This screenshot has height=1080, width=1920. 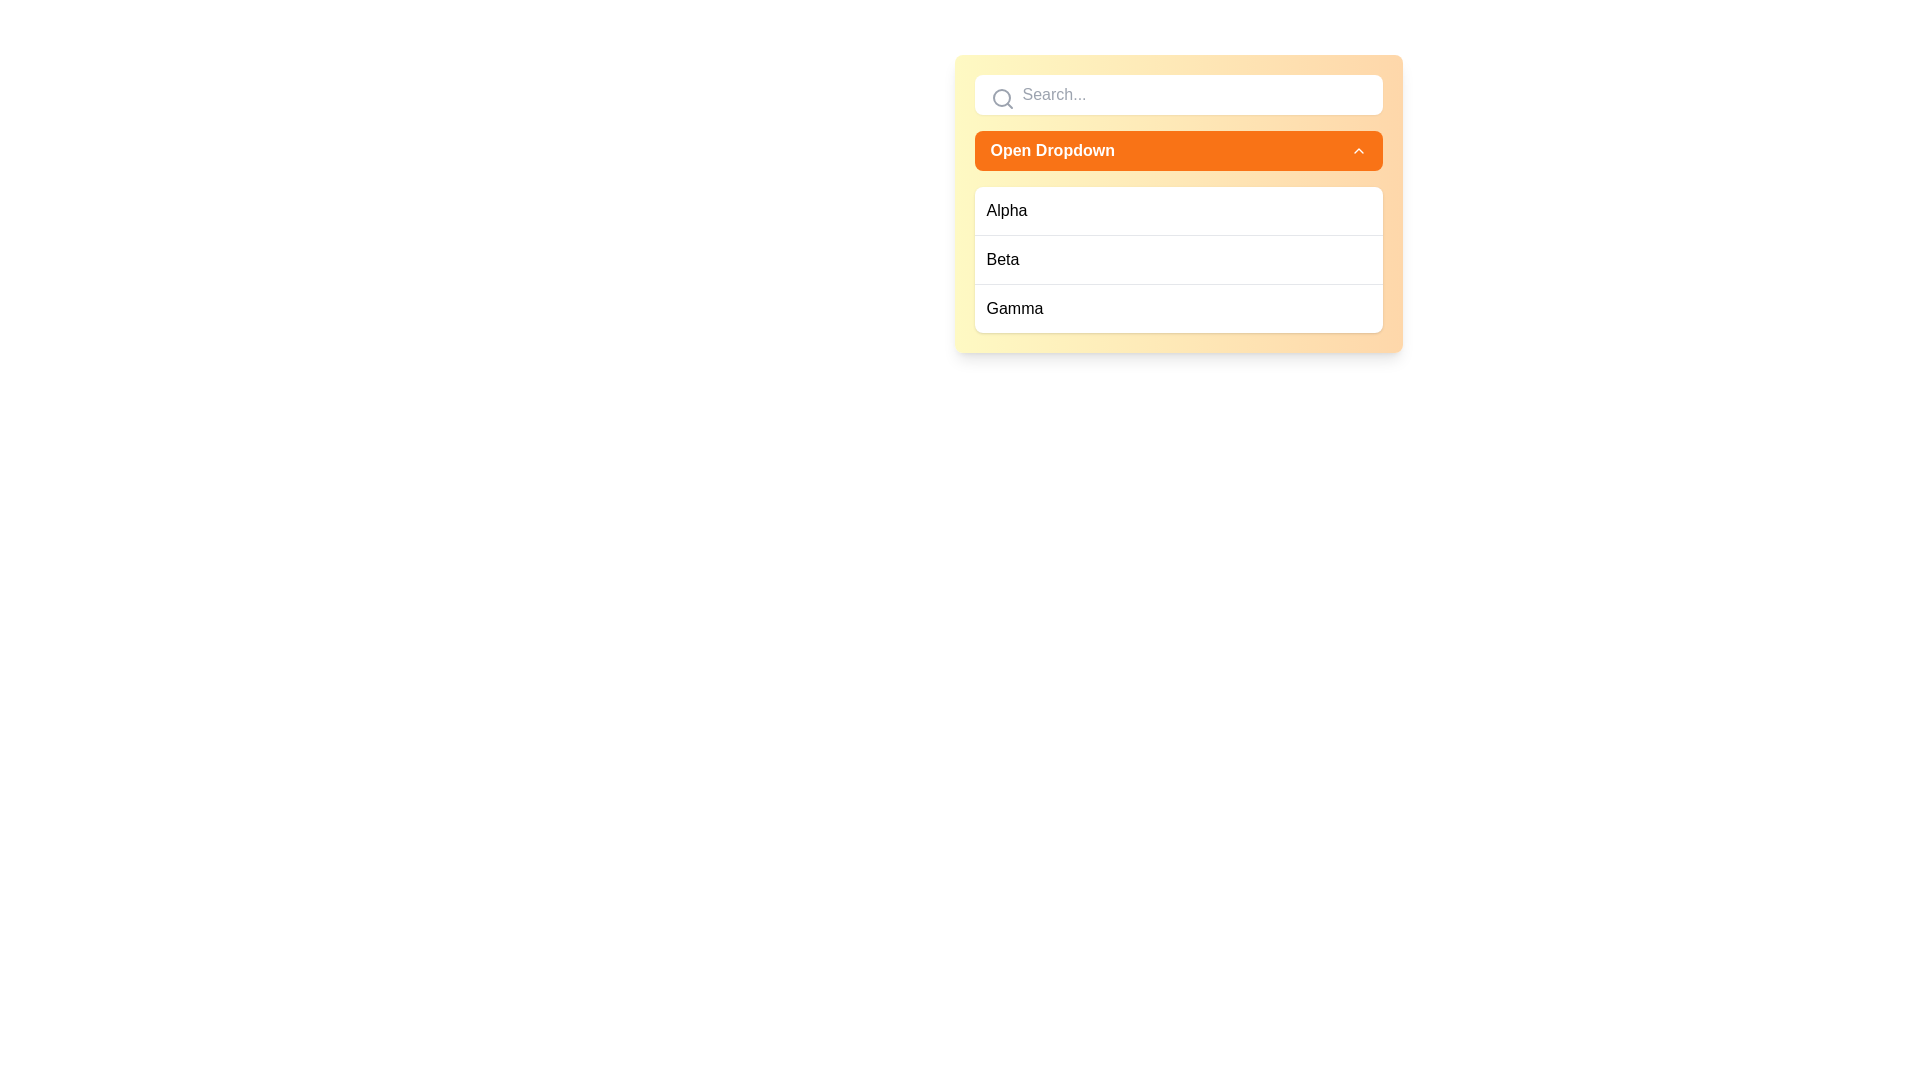 I want to click on the circular icon representing the lens of the magnifying glass, located at the top left corner of the search bar, so click(x=1001, y=97).